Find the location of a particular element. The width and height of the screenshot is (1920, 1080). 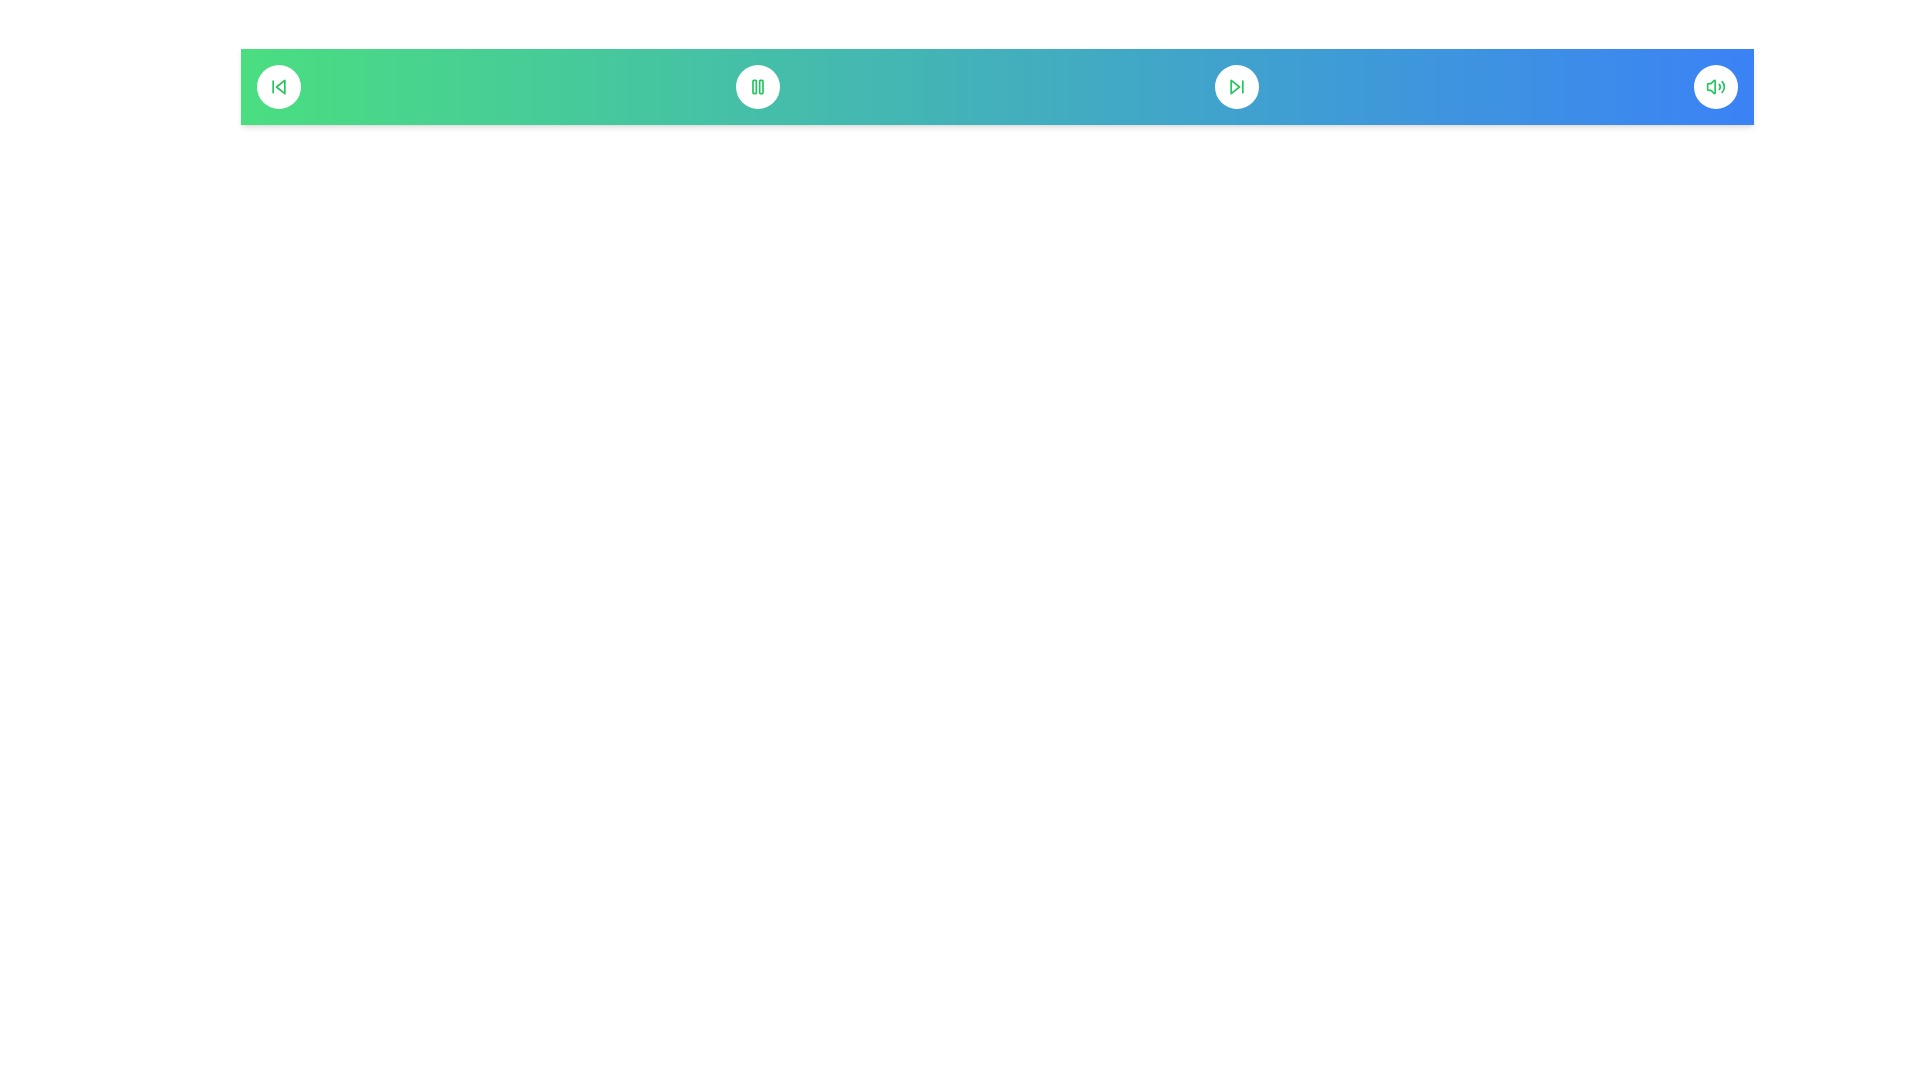

the 'SkipForward' button to skip to the next track is located at coordinates (1236, 86).